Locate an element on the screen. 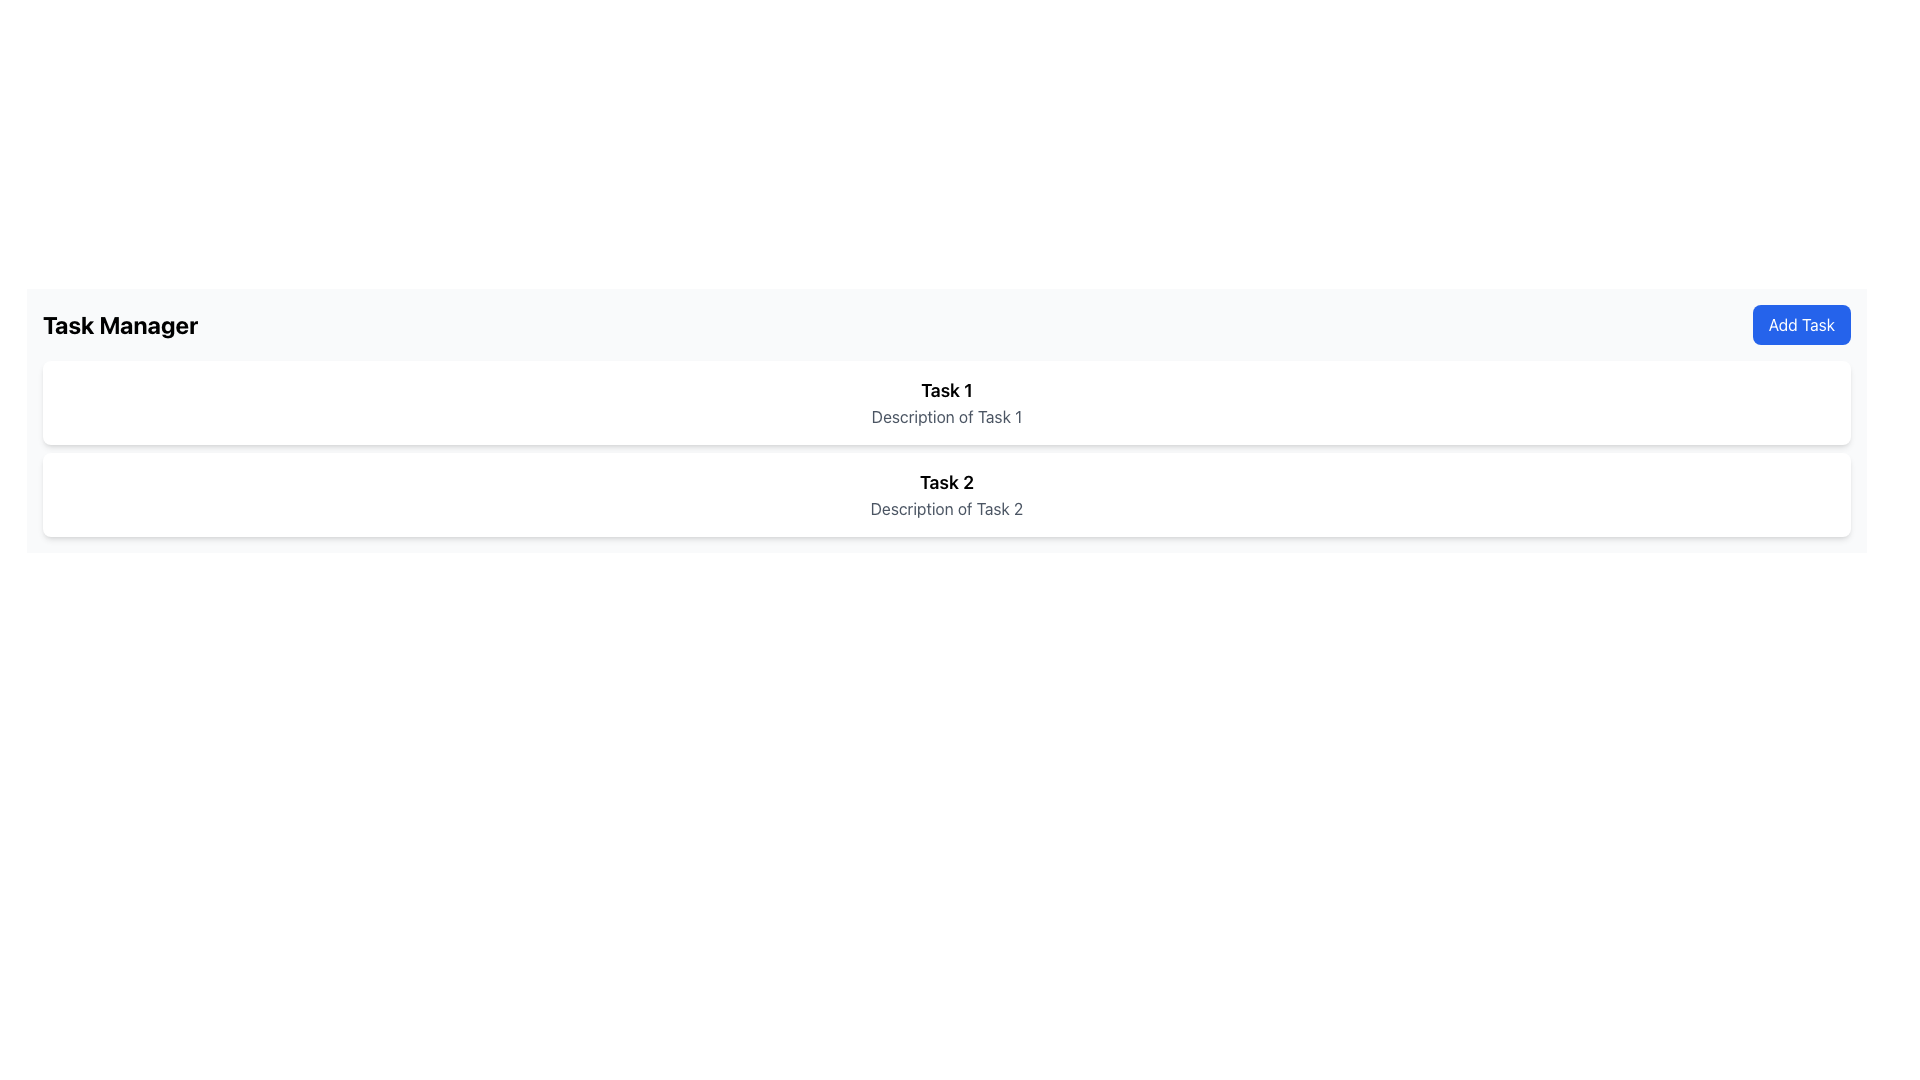 Image resolution: width=1920 pixels, height=1080 pixels. descriptive text label for 'Task 1' located directly below the 'Task 1' header in the first task card of the task list is located at coordinates (945, 415).